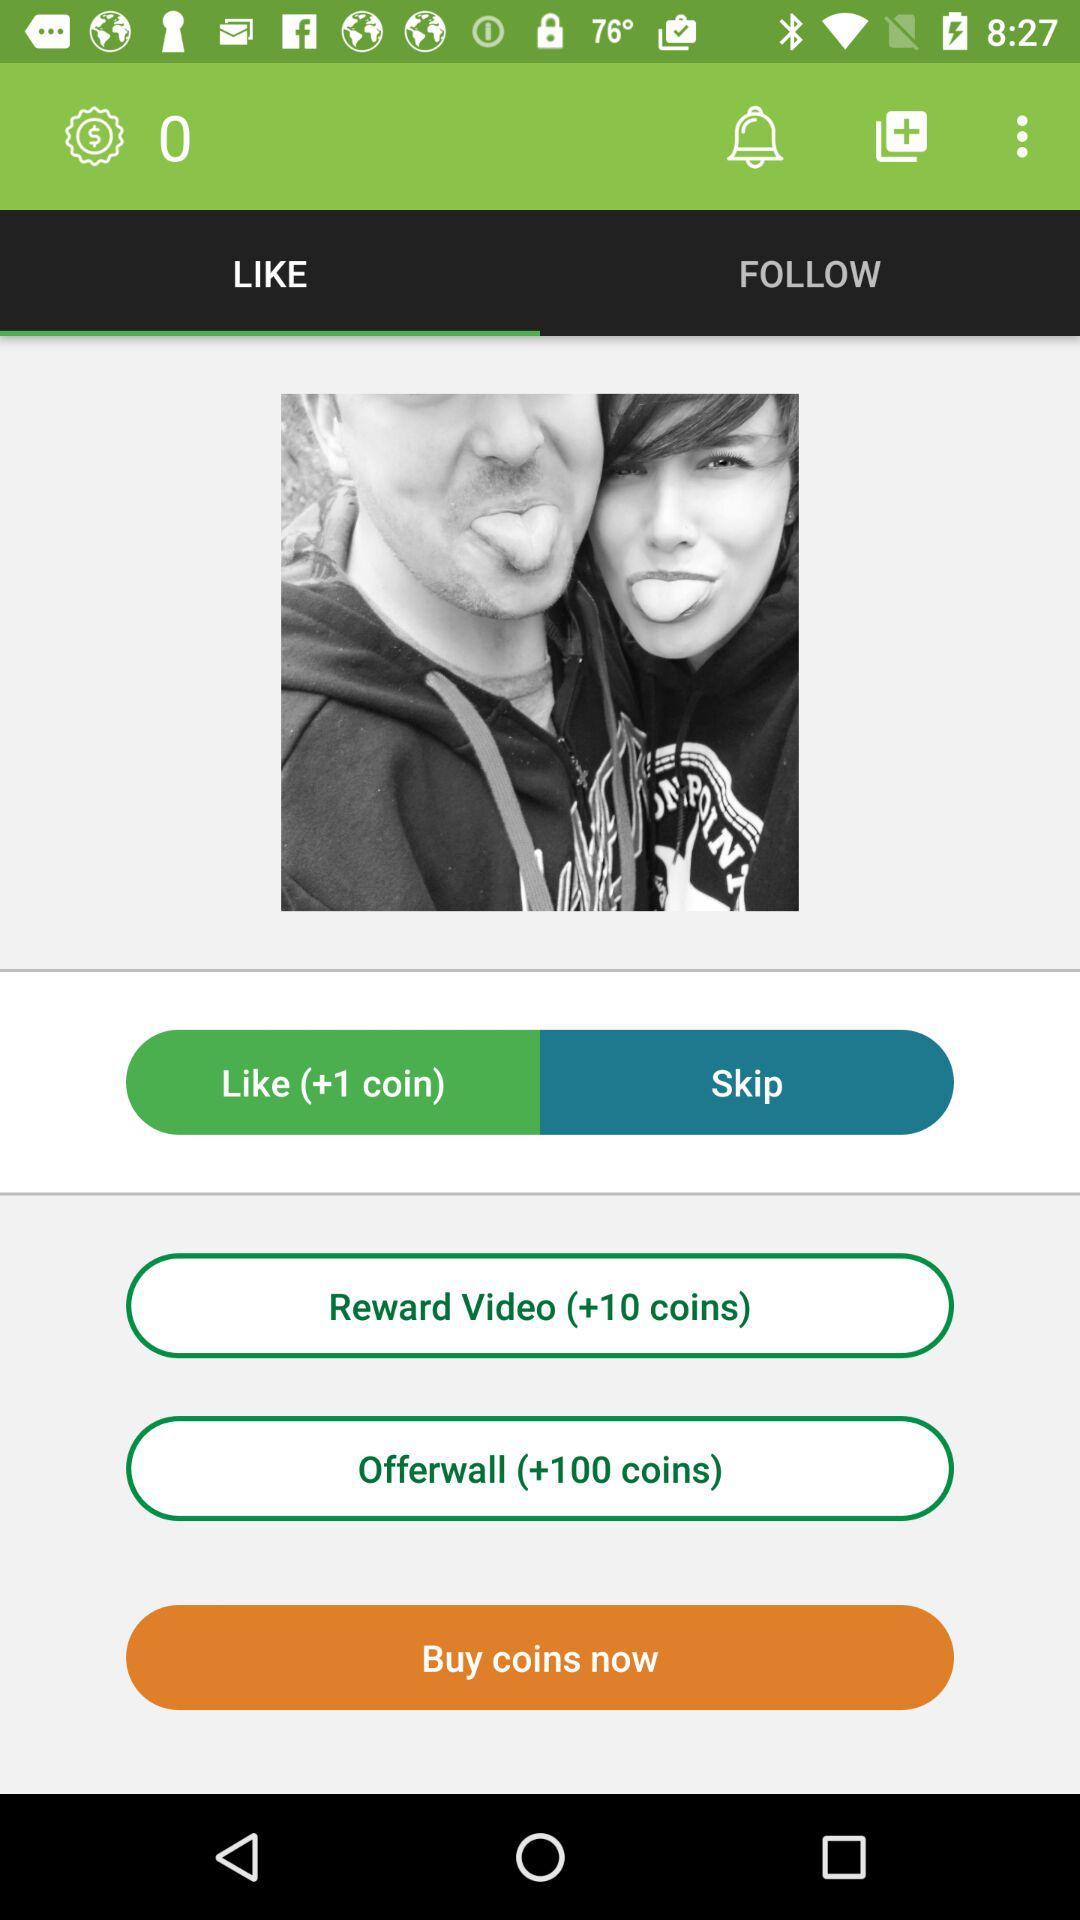 The height and width of the screenshot is (1920, 1080). Describe the element at coordinates (540, 1657) in the screenshot. I see `the buy coins now` at that location.